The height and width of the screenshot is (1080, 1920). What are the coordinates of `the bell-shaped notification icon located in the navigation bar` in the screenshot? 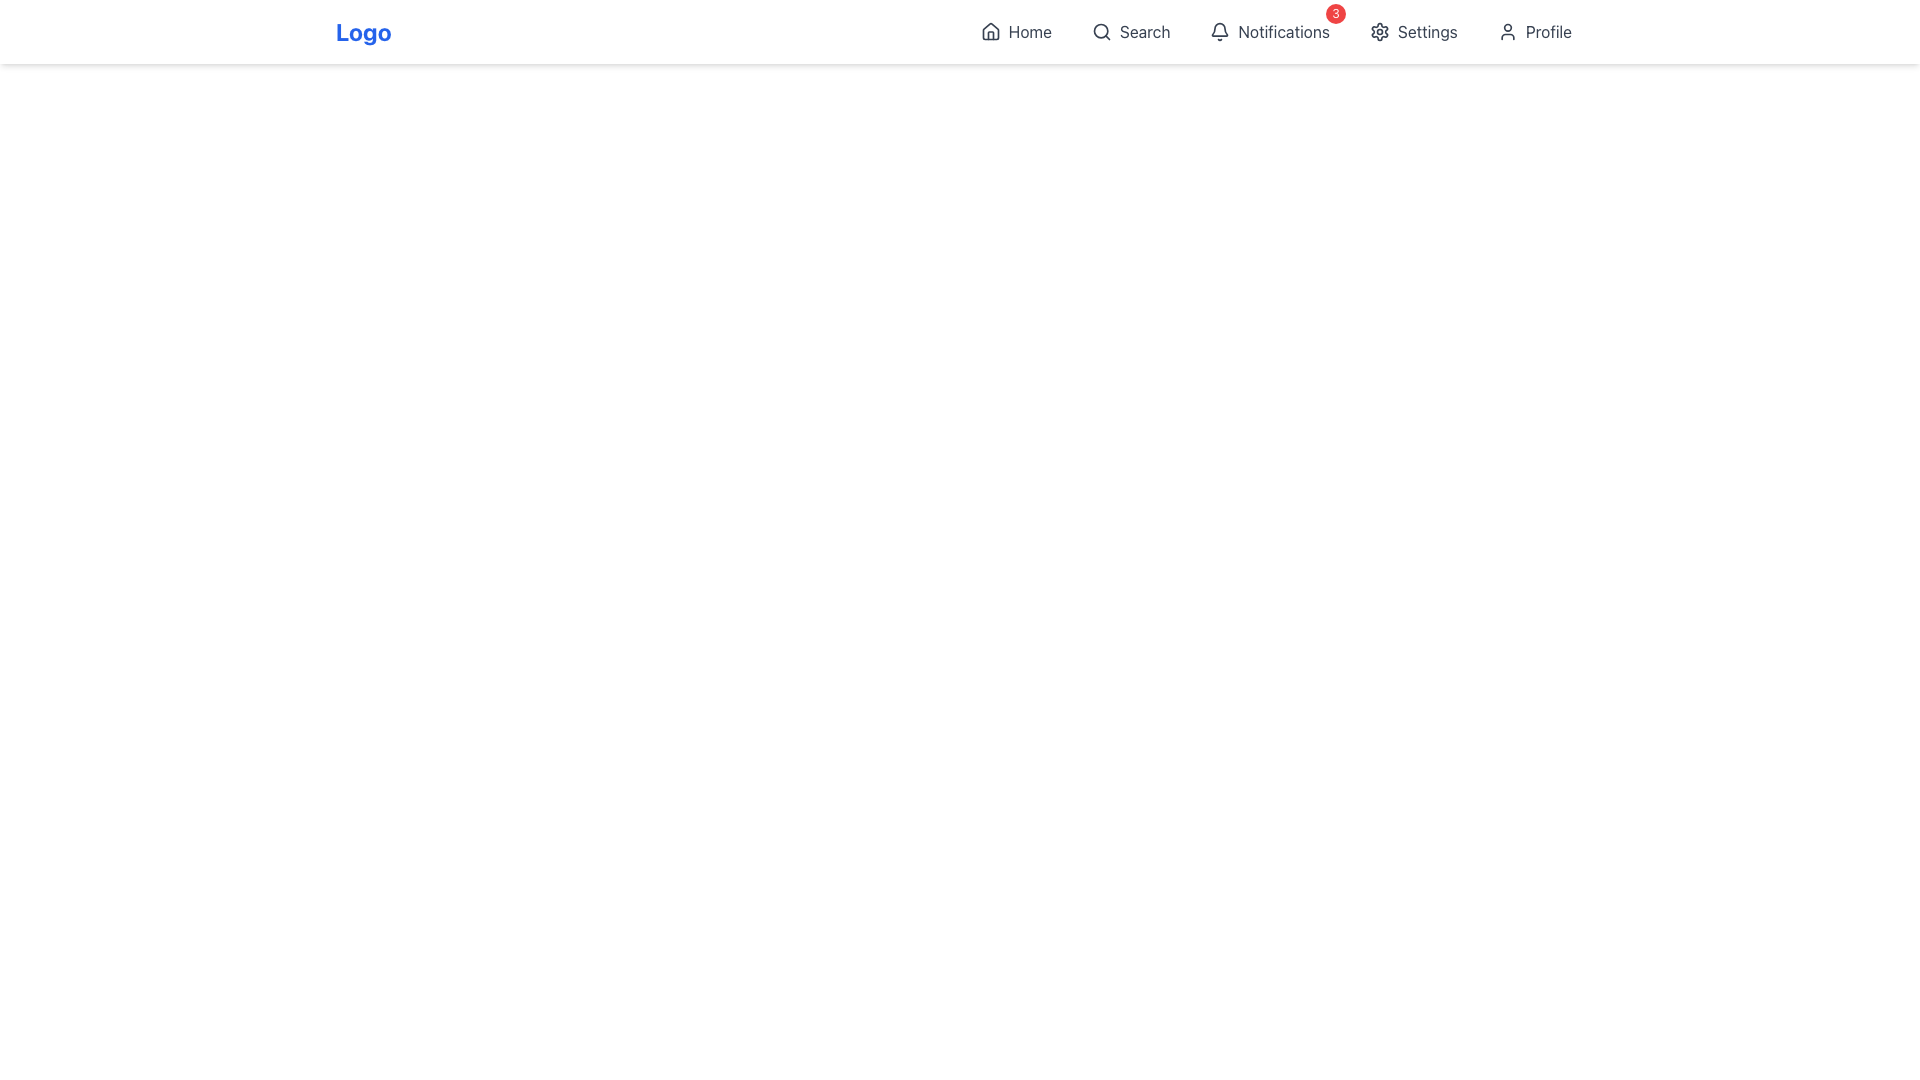 It's located at (1219, 31).